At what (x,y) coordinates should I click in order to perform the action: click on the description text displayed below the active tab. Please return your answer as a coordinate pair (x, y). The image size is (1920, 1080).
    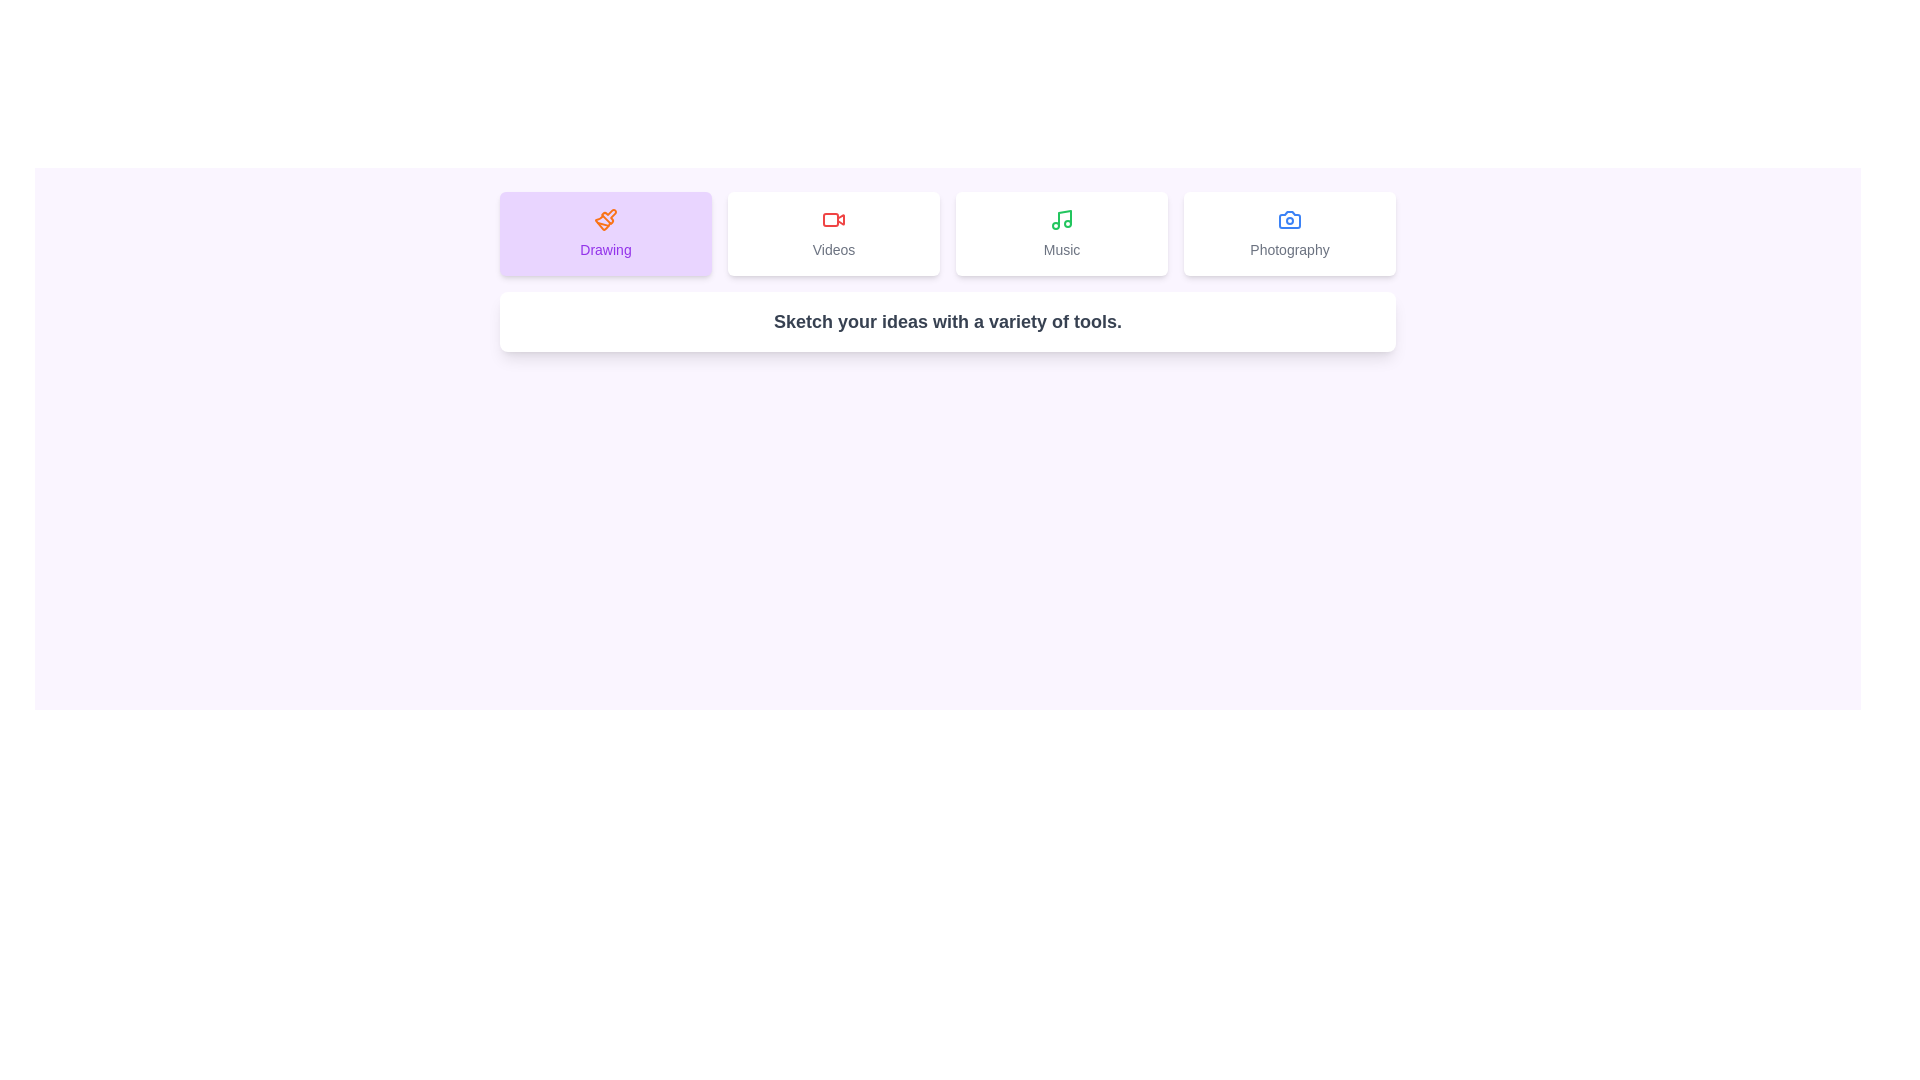
    Looking at the image, I should click on (947, 320).